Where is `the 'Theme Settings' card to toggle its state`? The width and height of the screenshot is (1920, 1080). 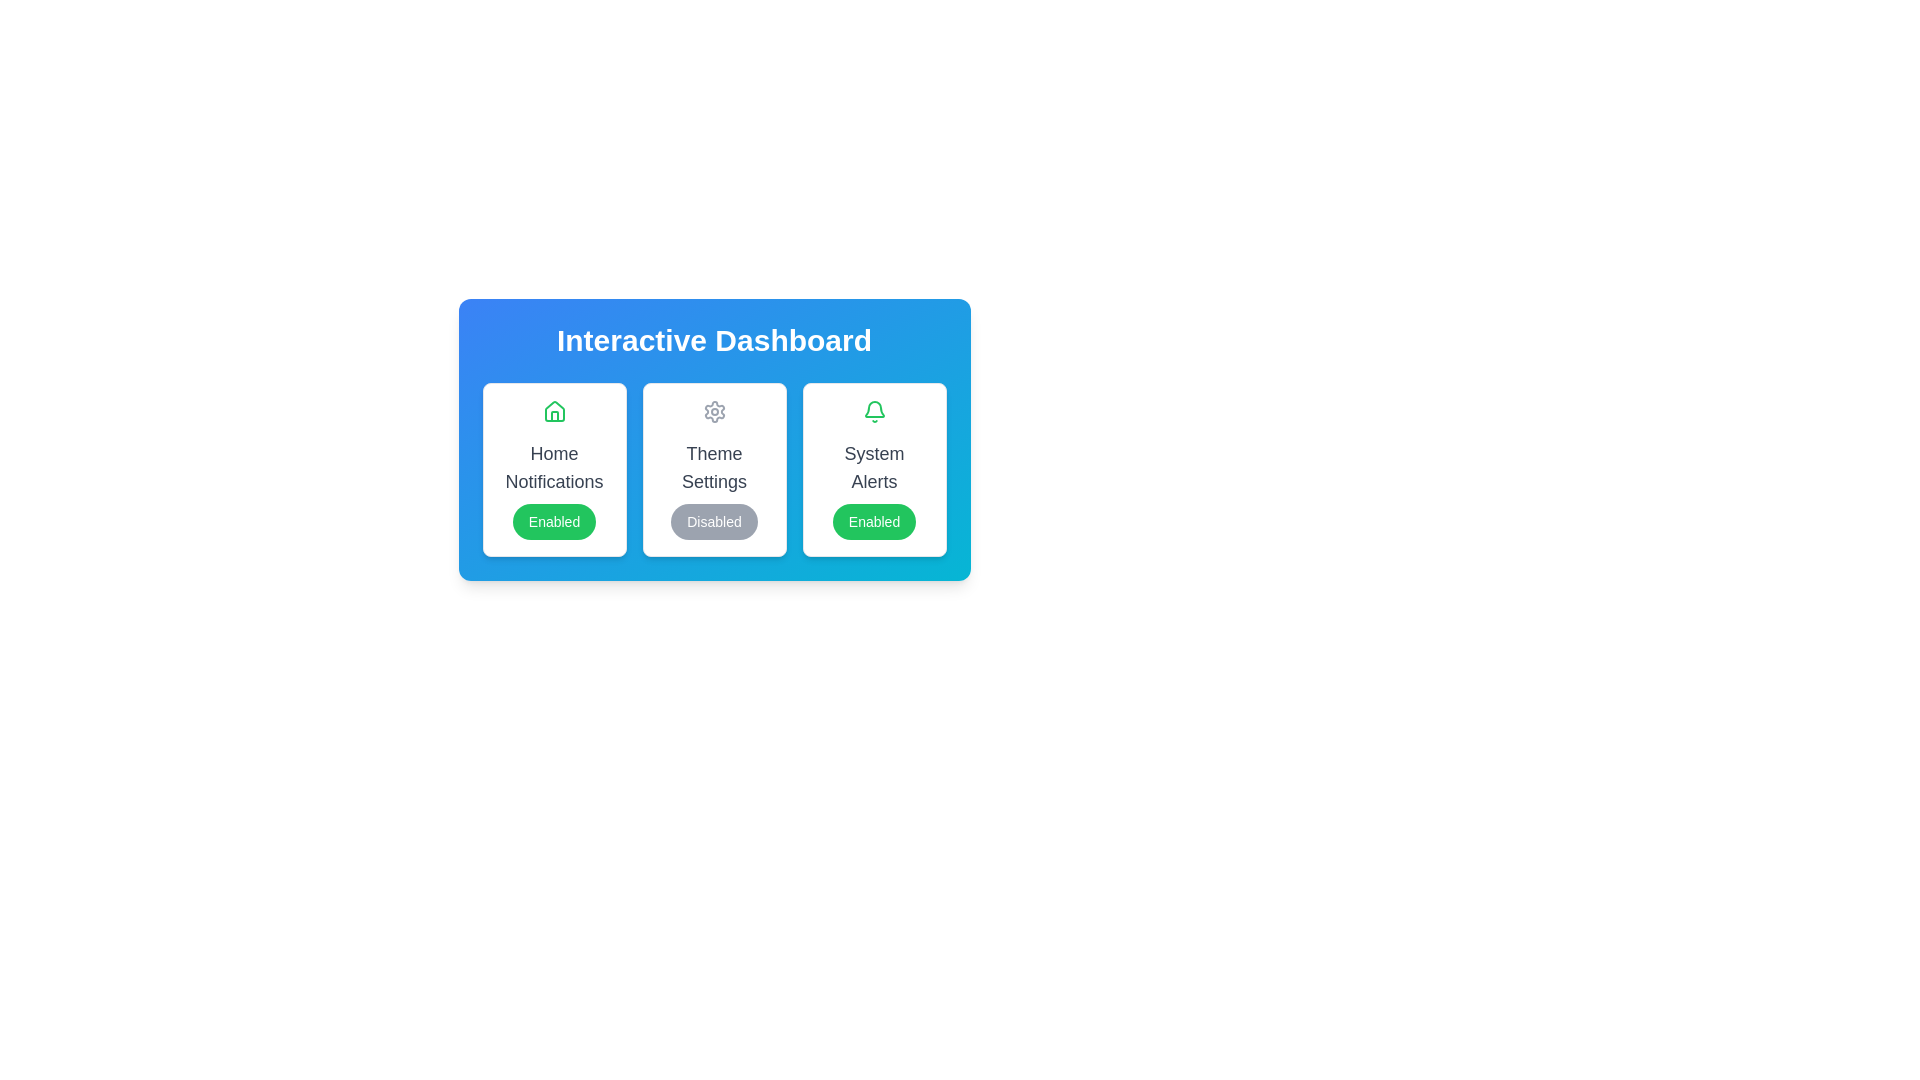 the 'Theme Settings' card to toggle its state is located at coordinates (714, 470).